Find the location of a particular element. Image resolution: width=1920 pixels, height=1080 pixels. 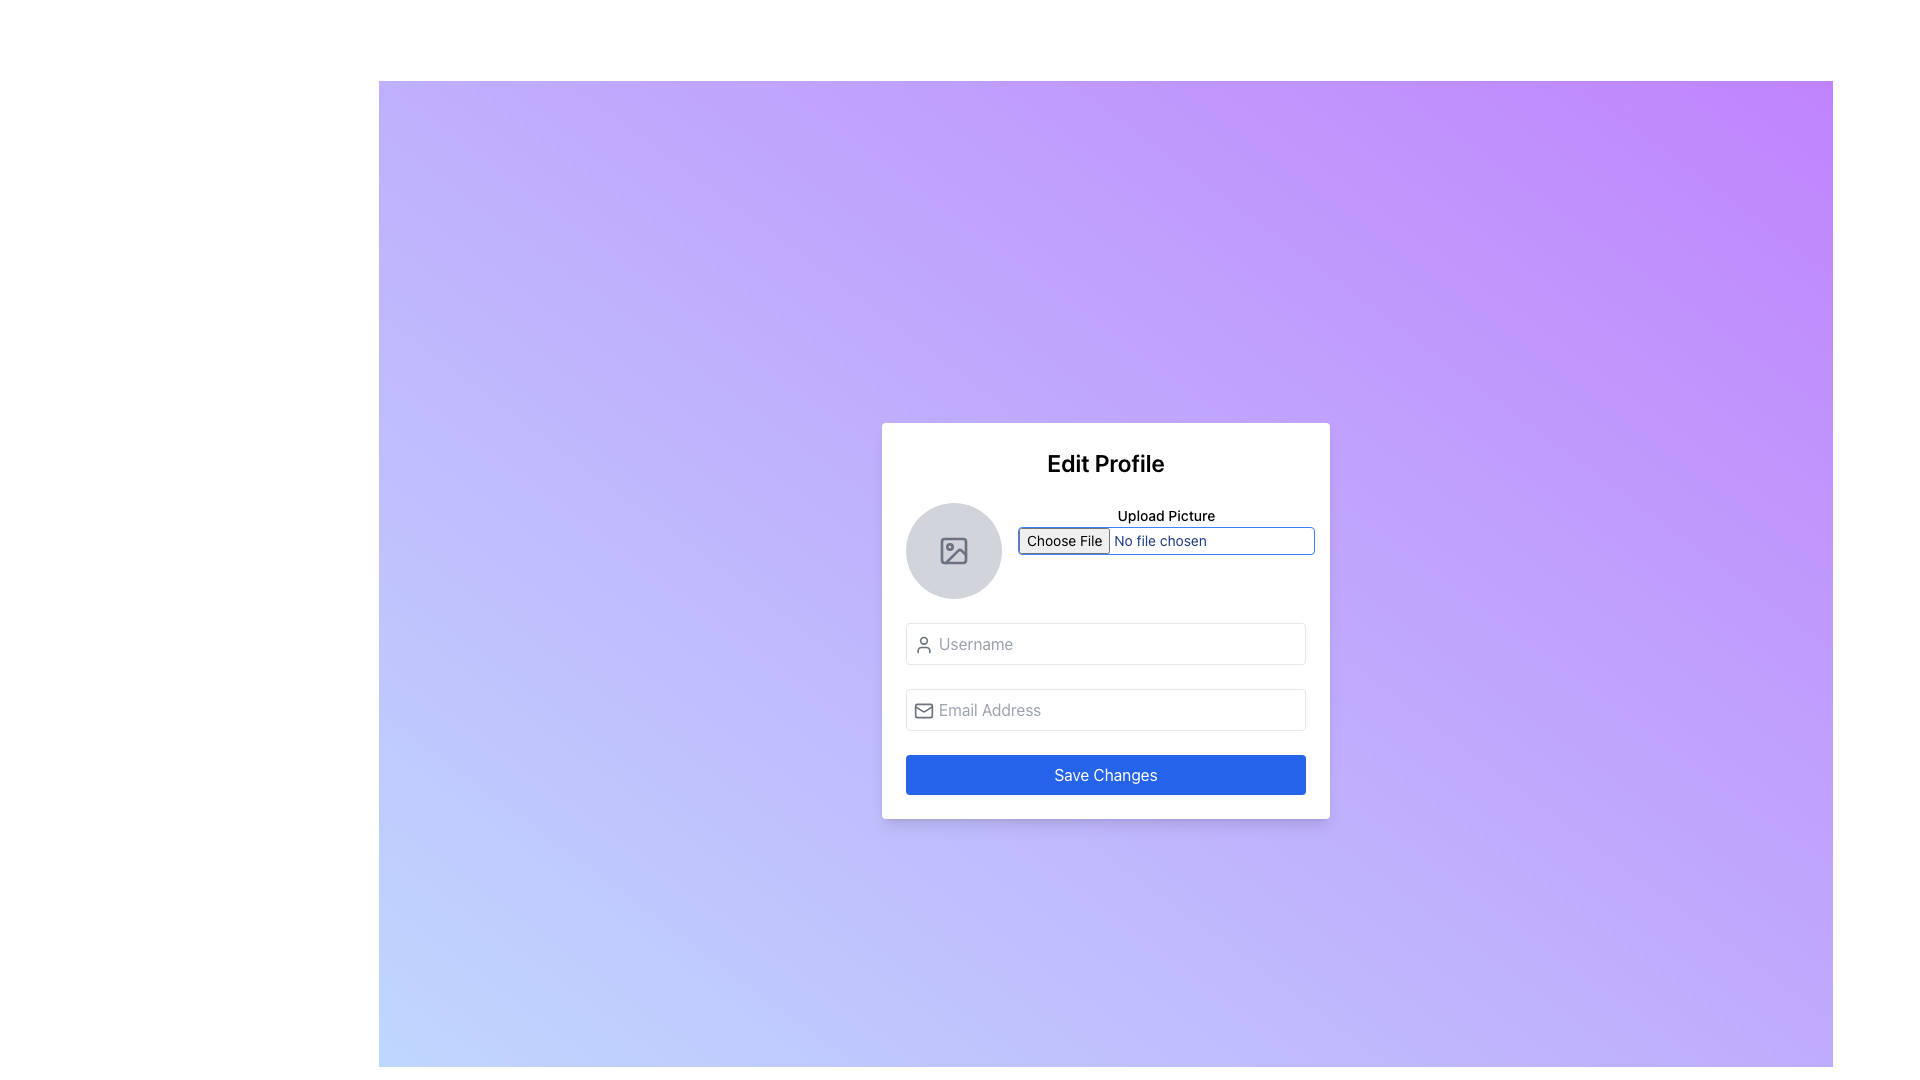

the email input field located in the 'Edit Profile' section, positioned below the 'Username' field and above the 'Save Changes' button, to focus on it is located at coordinates (1104, 708).